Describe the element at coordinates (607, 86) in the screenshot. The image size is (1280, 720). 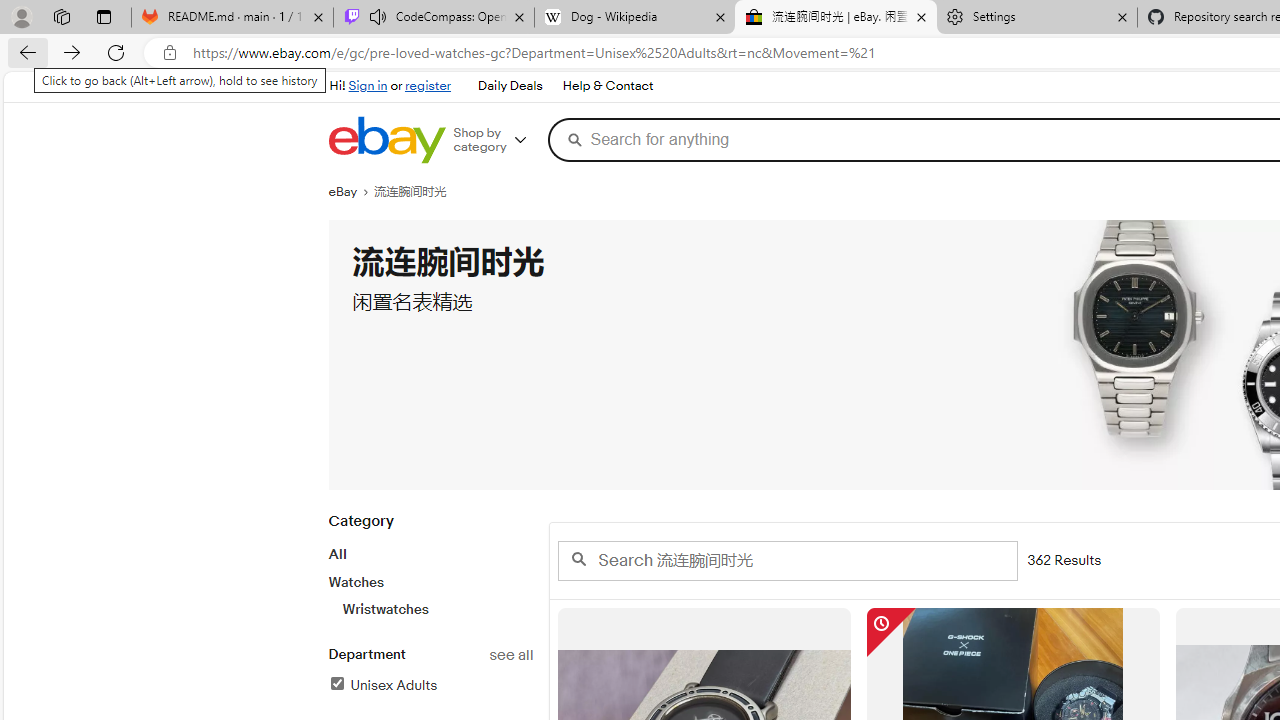
I see `'Help & Contact'` at that location.